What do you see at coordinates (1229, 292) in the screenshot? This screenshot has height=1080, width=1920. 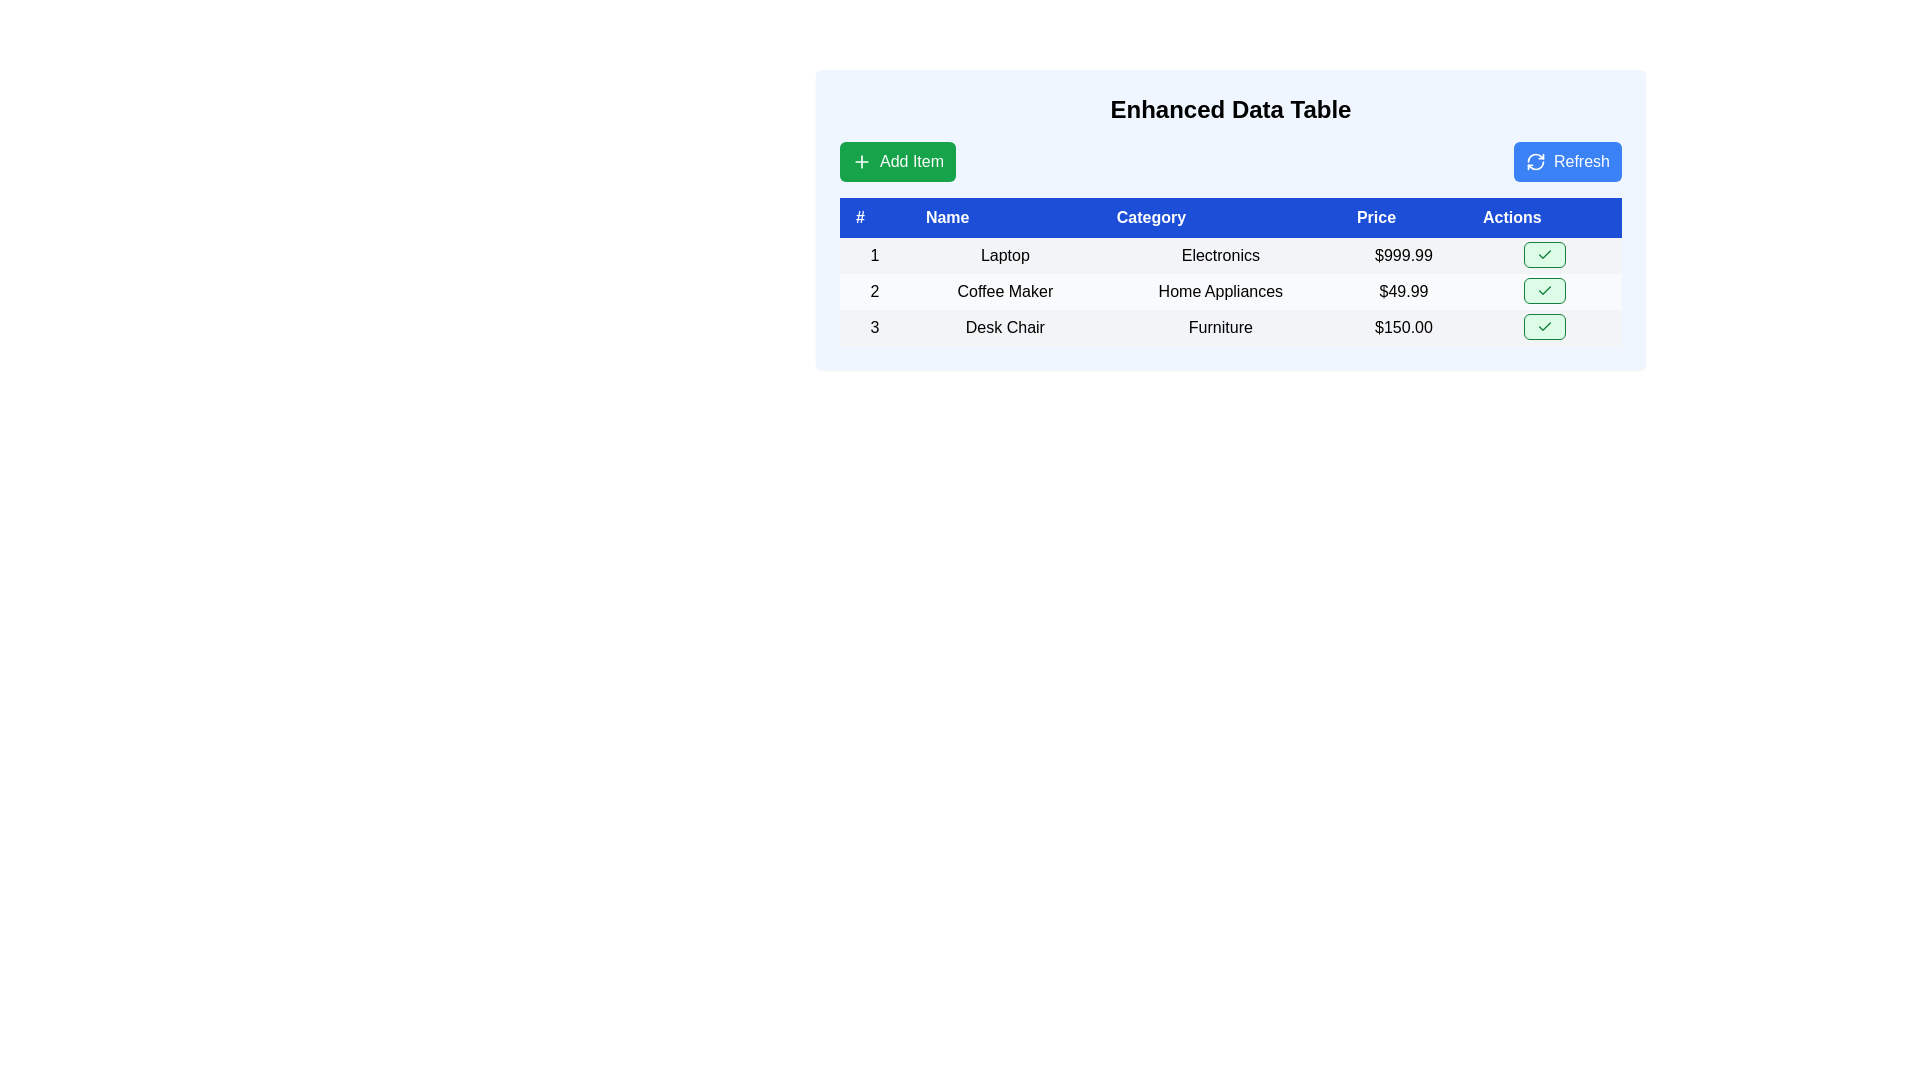 I see `text content of the second row in the table that includes the Coffee Maker item, which contains its identifier, category, and price` at bounding box center [1229, 292].